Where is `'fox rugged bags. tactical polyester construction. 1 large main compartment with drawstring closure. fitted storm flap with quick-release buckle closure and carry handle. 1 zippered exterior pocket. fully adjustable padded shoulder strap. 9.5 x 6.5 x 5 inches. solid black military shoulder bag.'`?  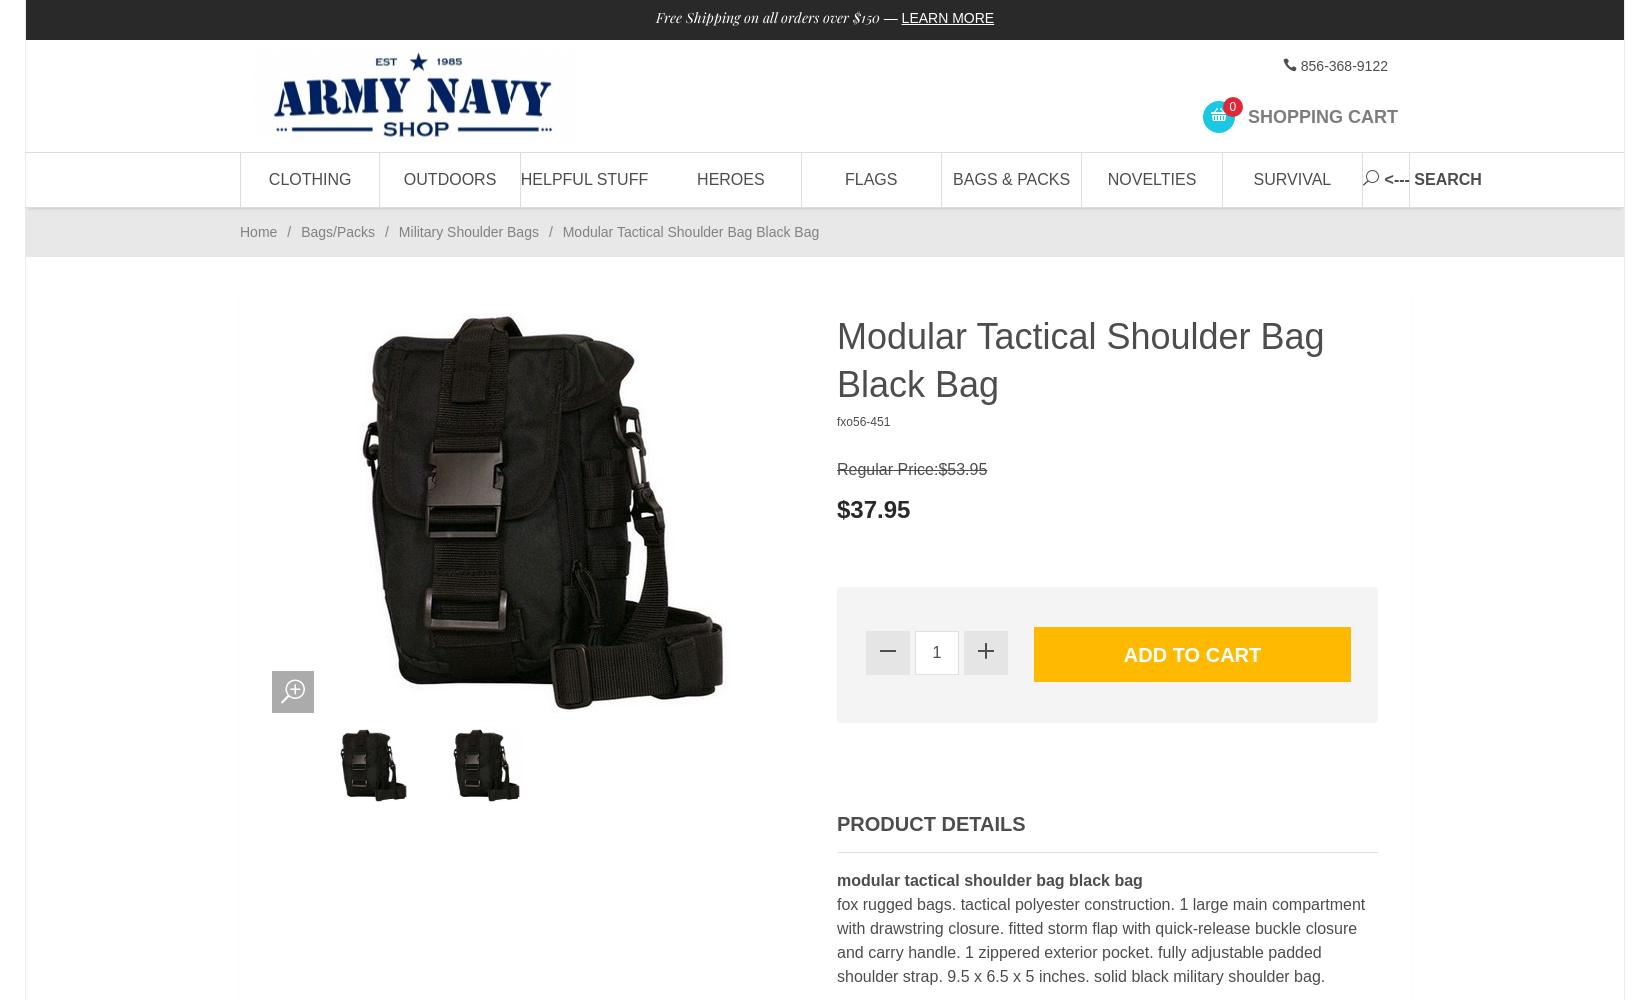
'fox rugged bags. tactical polyester construction. 1 large main compartment with drawstring closure. fitted storm flap with quick-release buckle closure and carry handle. 1 zippered exterior pocket. fully adjustable padded shoulder strap. 9.5 x 6.5 x 5 inches. solid black military shoulder bag.' is located at coordinates (1101, 938).